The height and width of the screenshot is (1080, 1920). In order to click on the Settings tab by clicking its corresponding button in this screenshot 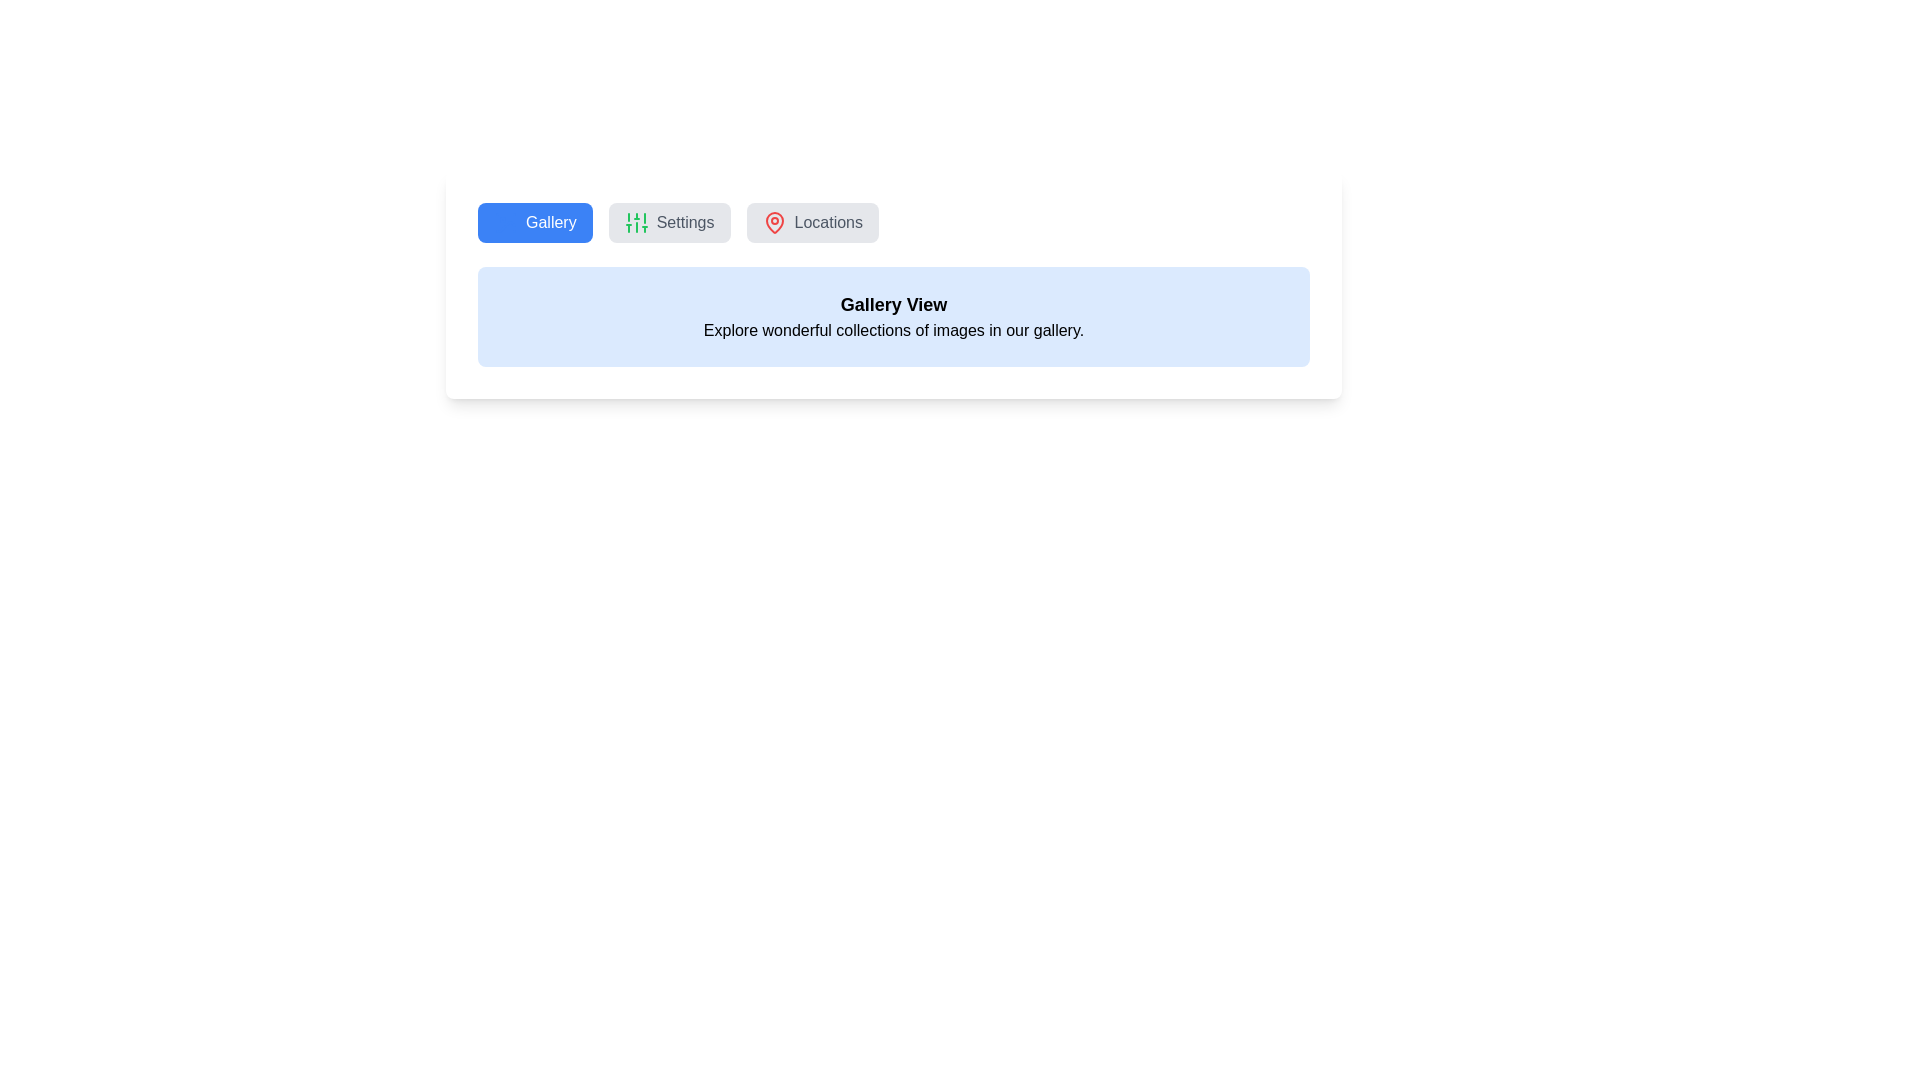, I will do `click(669, 223)`.